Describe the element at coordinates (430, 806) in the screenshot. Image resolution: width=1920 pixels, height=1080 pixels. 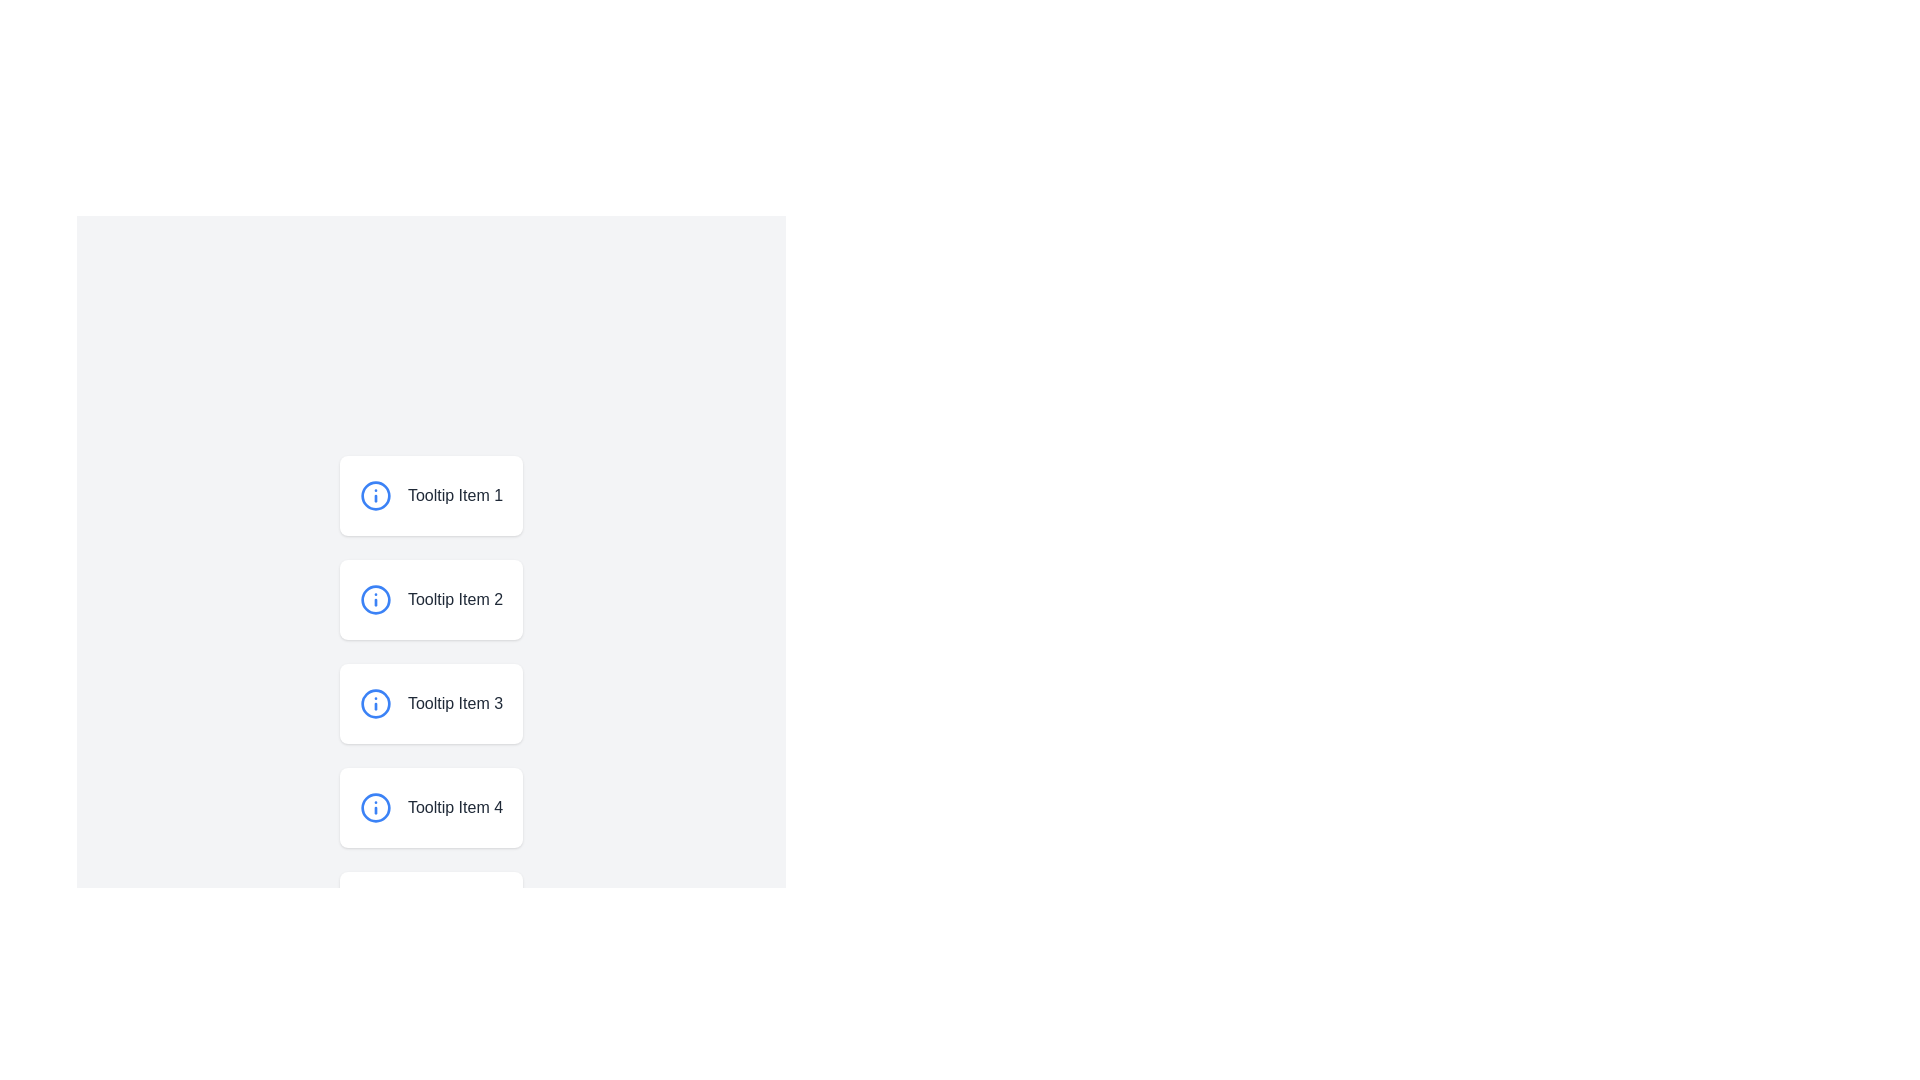
I see `the fourth selectable item card in the vertical list for keyboard navigation` at that location.